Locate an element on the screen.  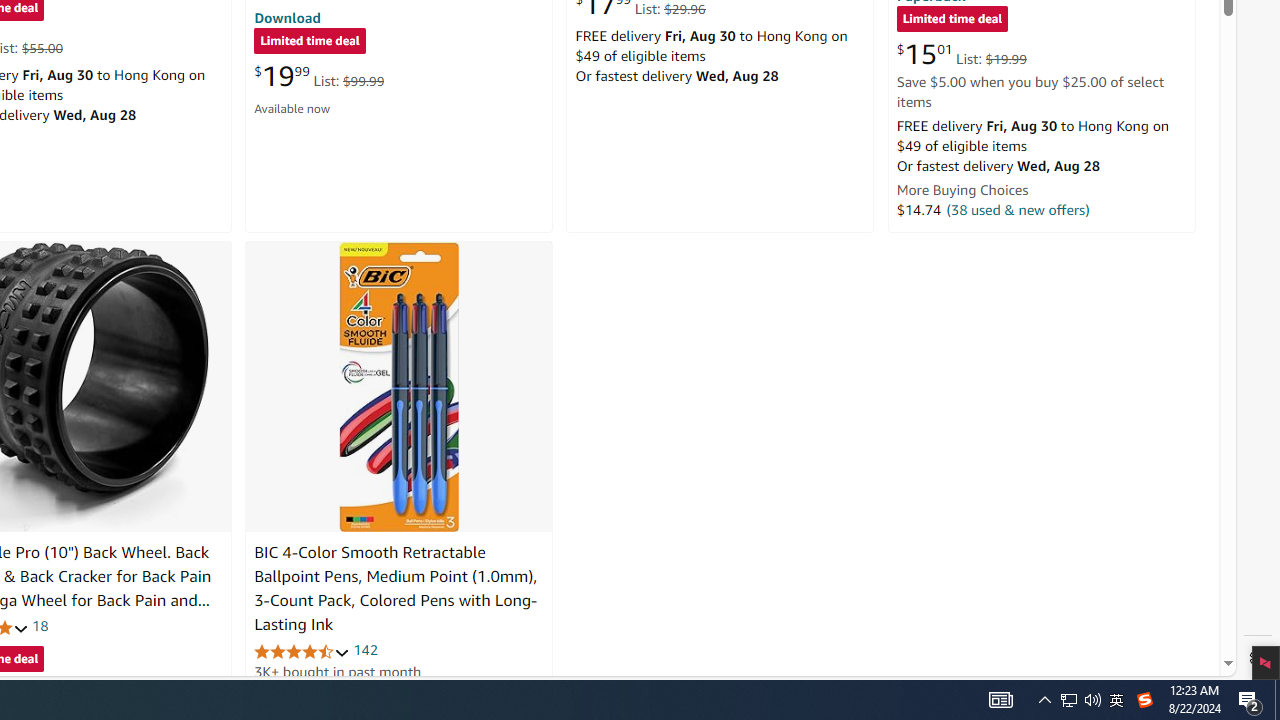
'(38 used & new offers)' is located at coordinates (1018, 209).